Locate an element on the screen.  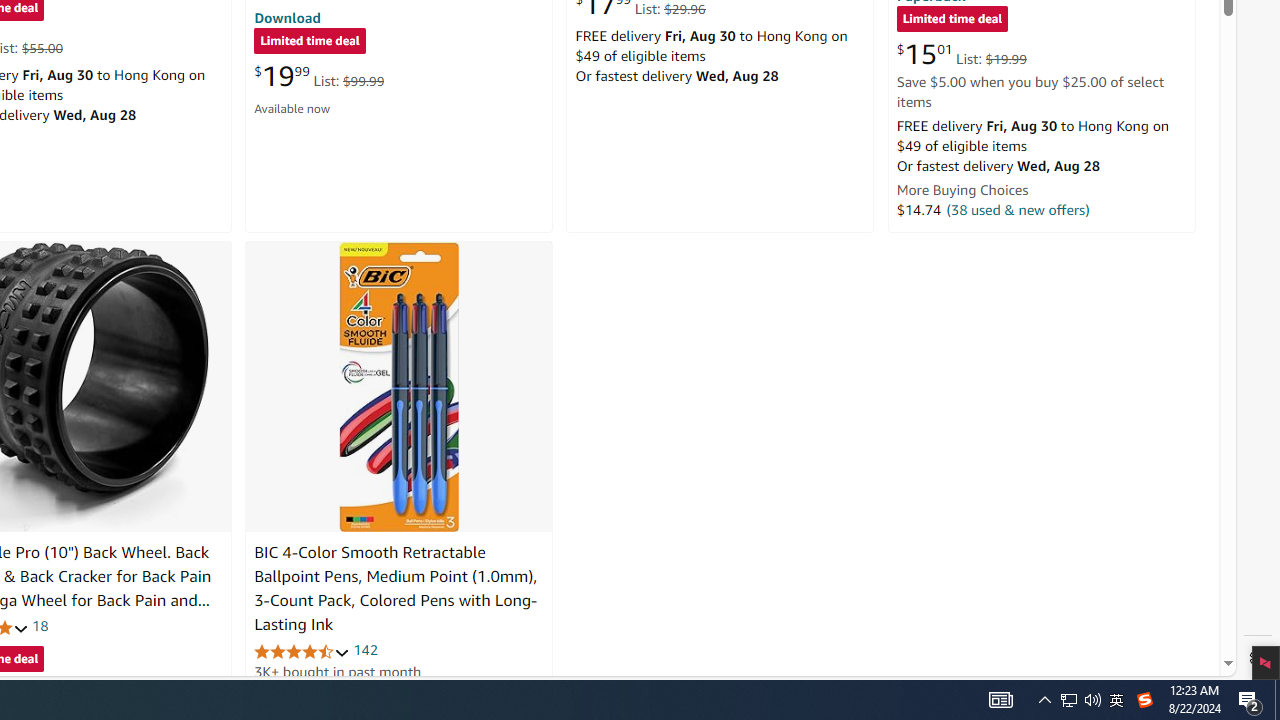
'(38 used & new offers)' is located at coordinates (1018, 209).